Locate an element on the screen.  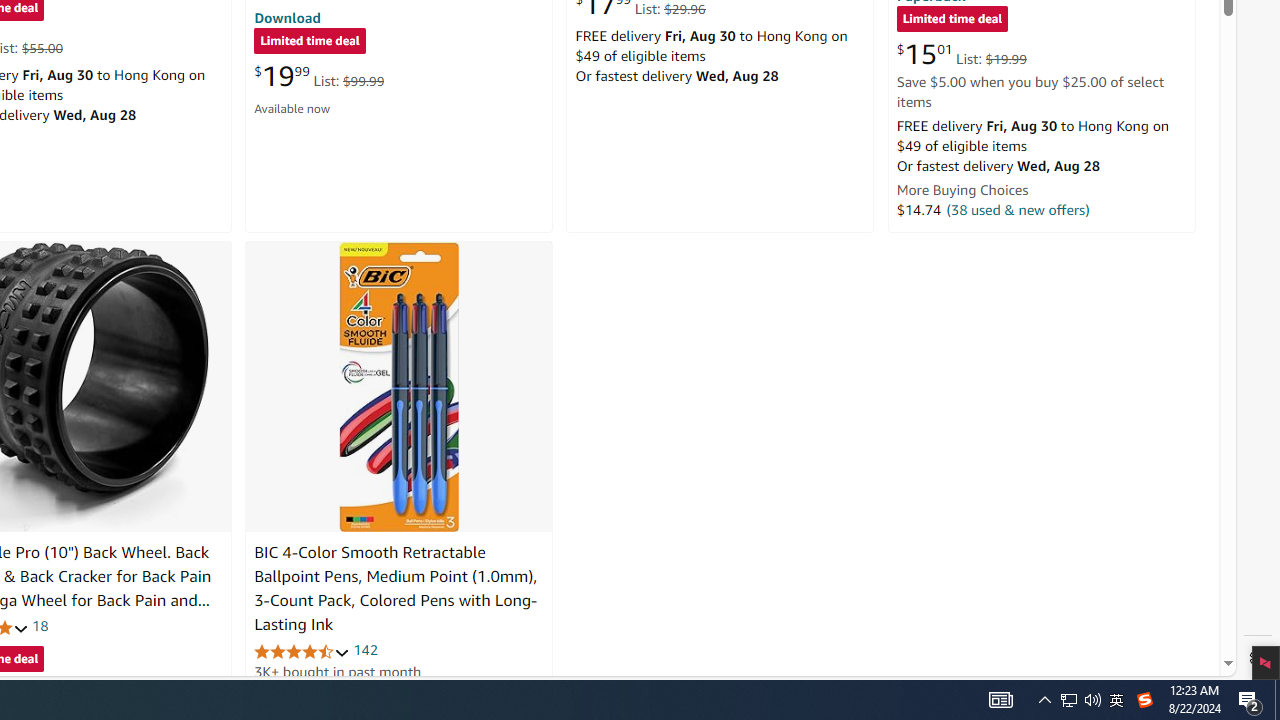
'(38 used & new offers)' is located at coordinates (1018, 209).